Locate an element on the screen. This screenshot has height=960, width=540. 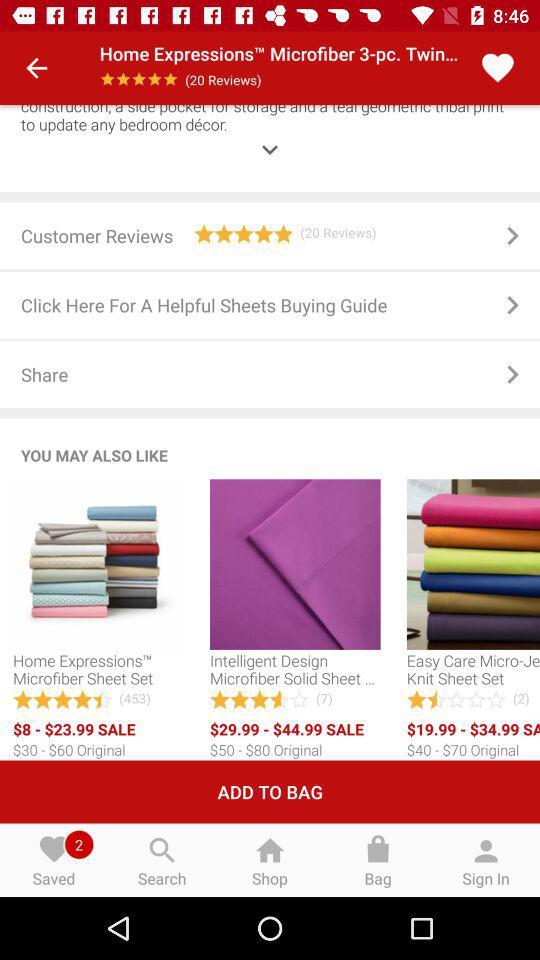
fall asleep in item is located at coordinates (270, 134).